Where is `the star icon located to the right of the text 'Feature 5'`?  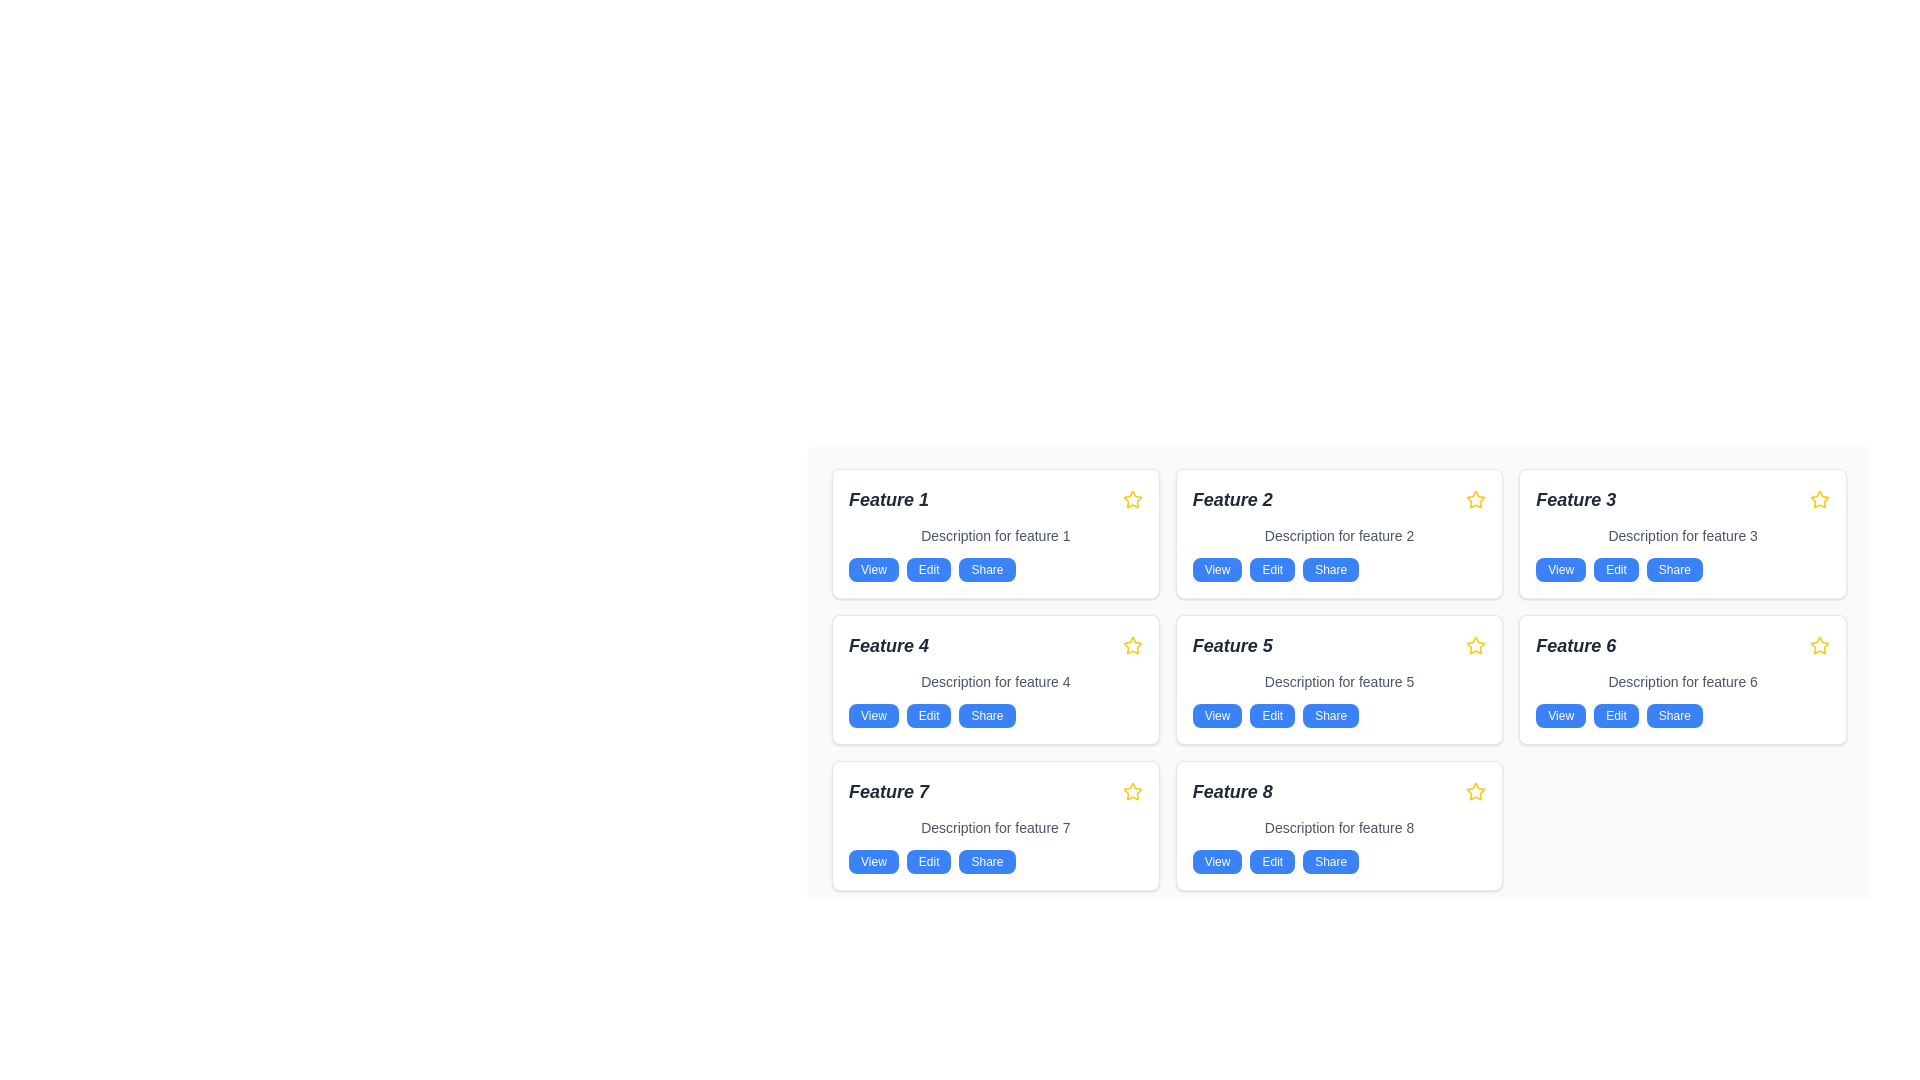
the star icon located to the right of the text 'Feature 5' is located at coordinates (1476, 645).